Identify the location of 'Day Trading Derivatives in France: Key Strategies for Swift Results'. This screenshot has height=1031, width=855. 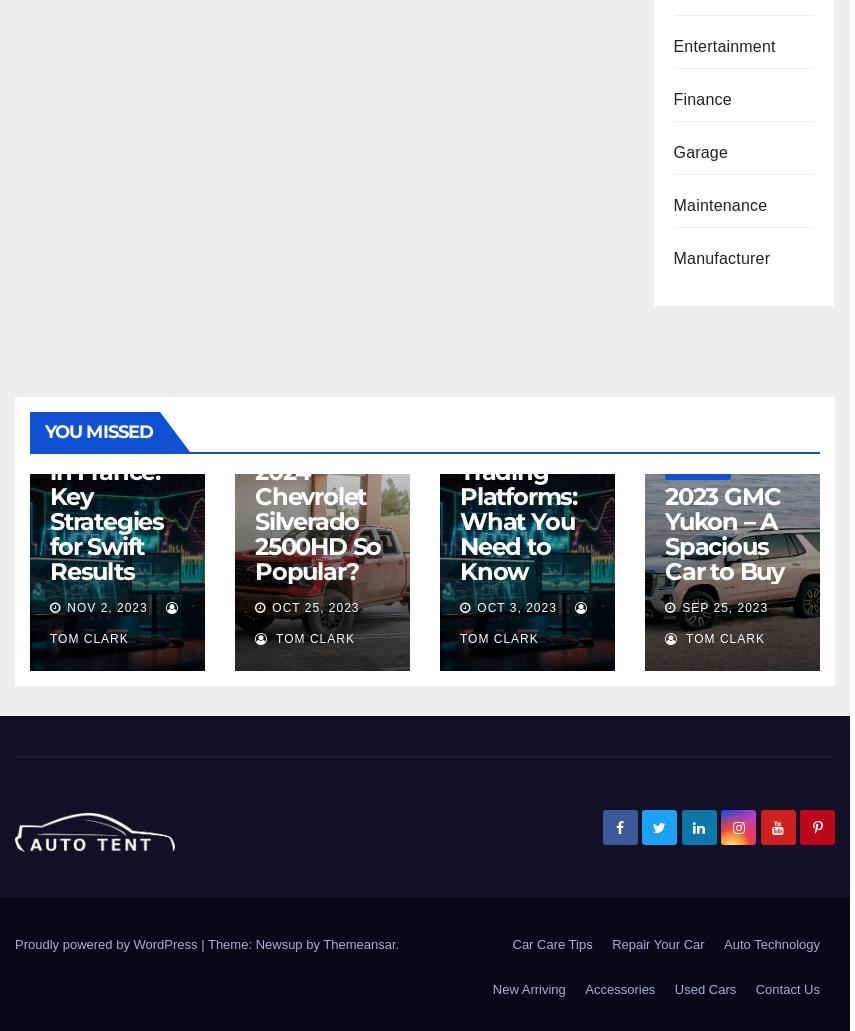
(112, 483).